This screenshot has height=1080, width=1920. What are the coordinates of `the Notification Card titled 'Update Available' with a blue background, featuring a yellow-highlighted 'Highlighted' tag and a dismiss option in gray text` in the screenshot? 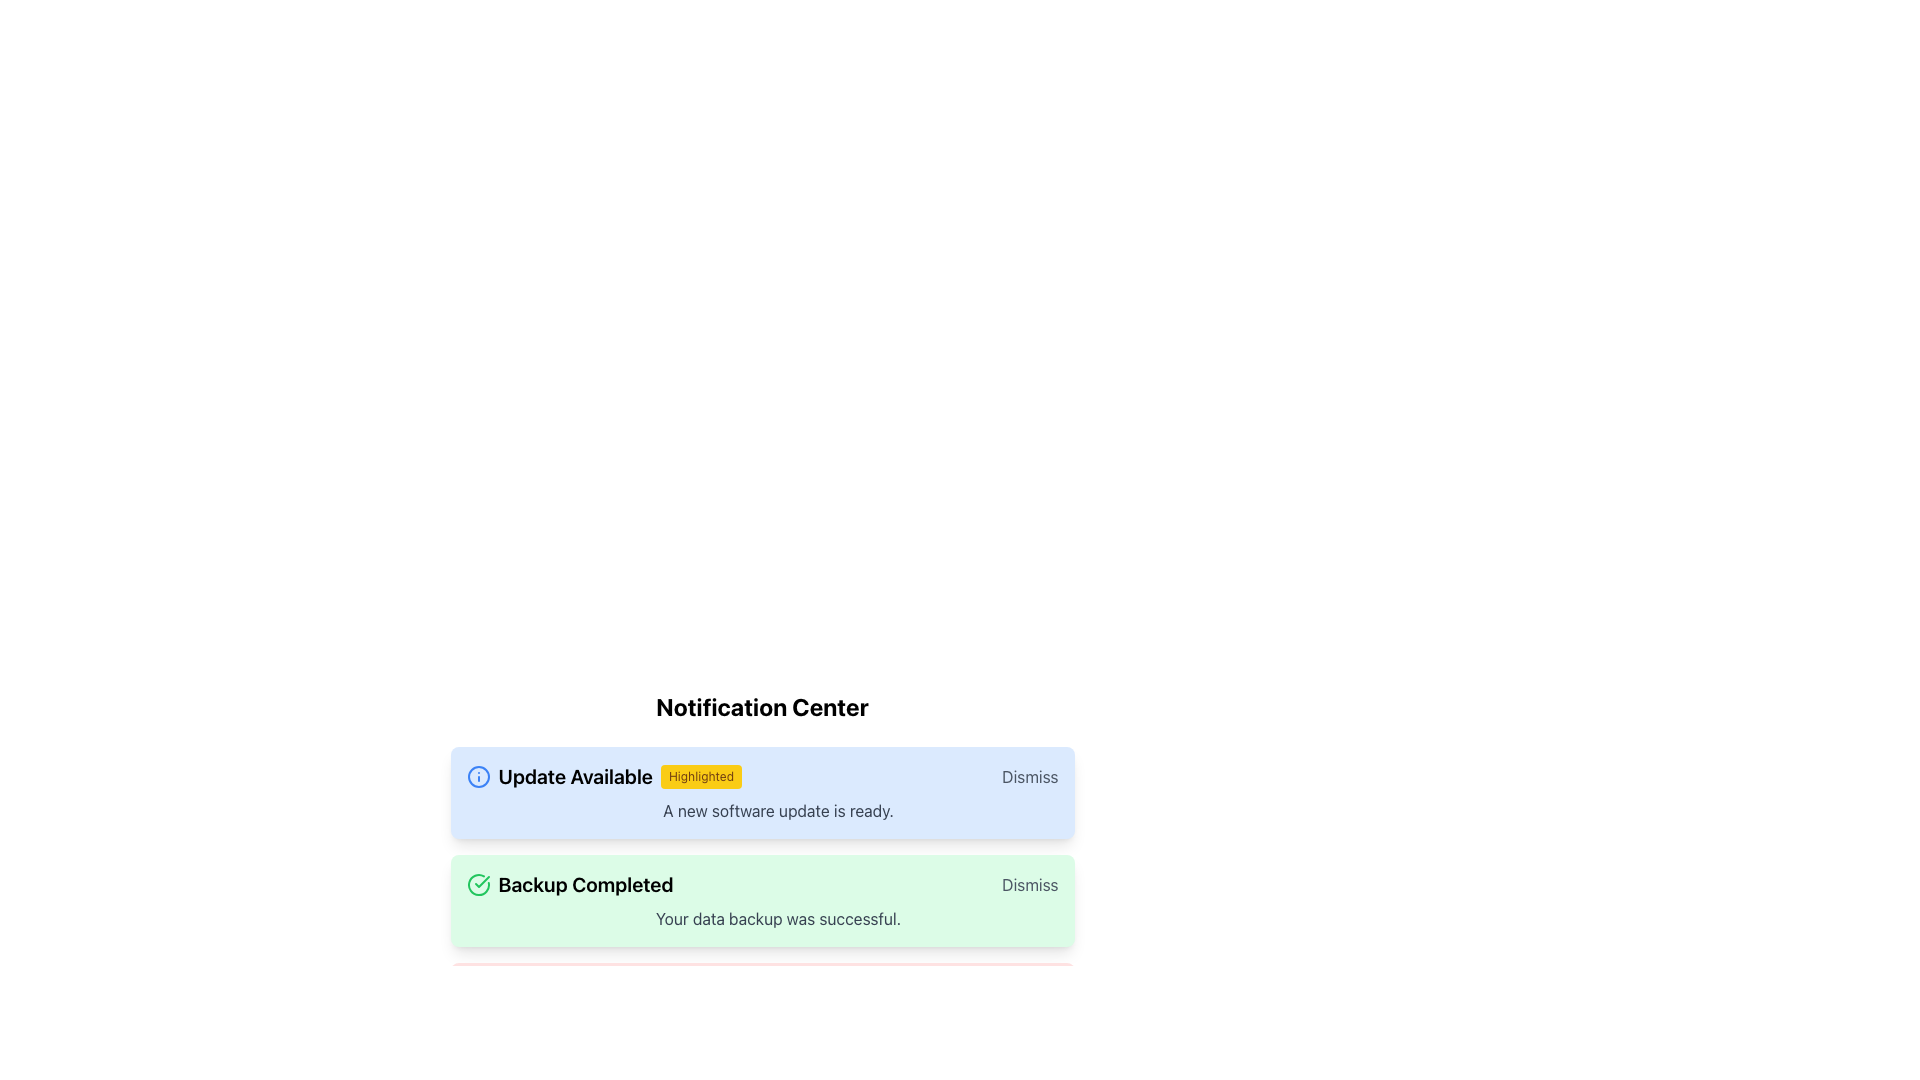 It's located at (761, 803).